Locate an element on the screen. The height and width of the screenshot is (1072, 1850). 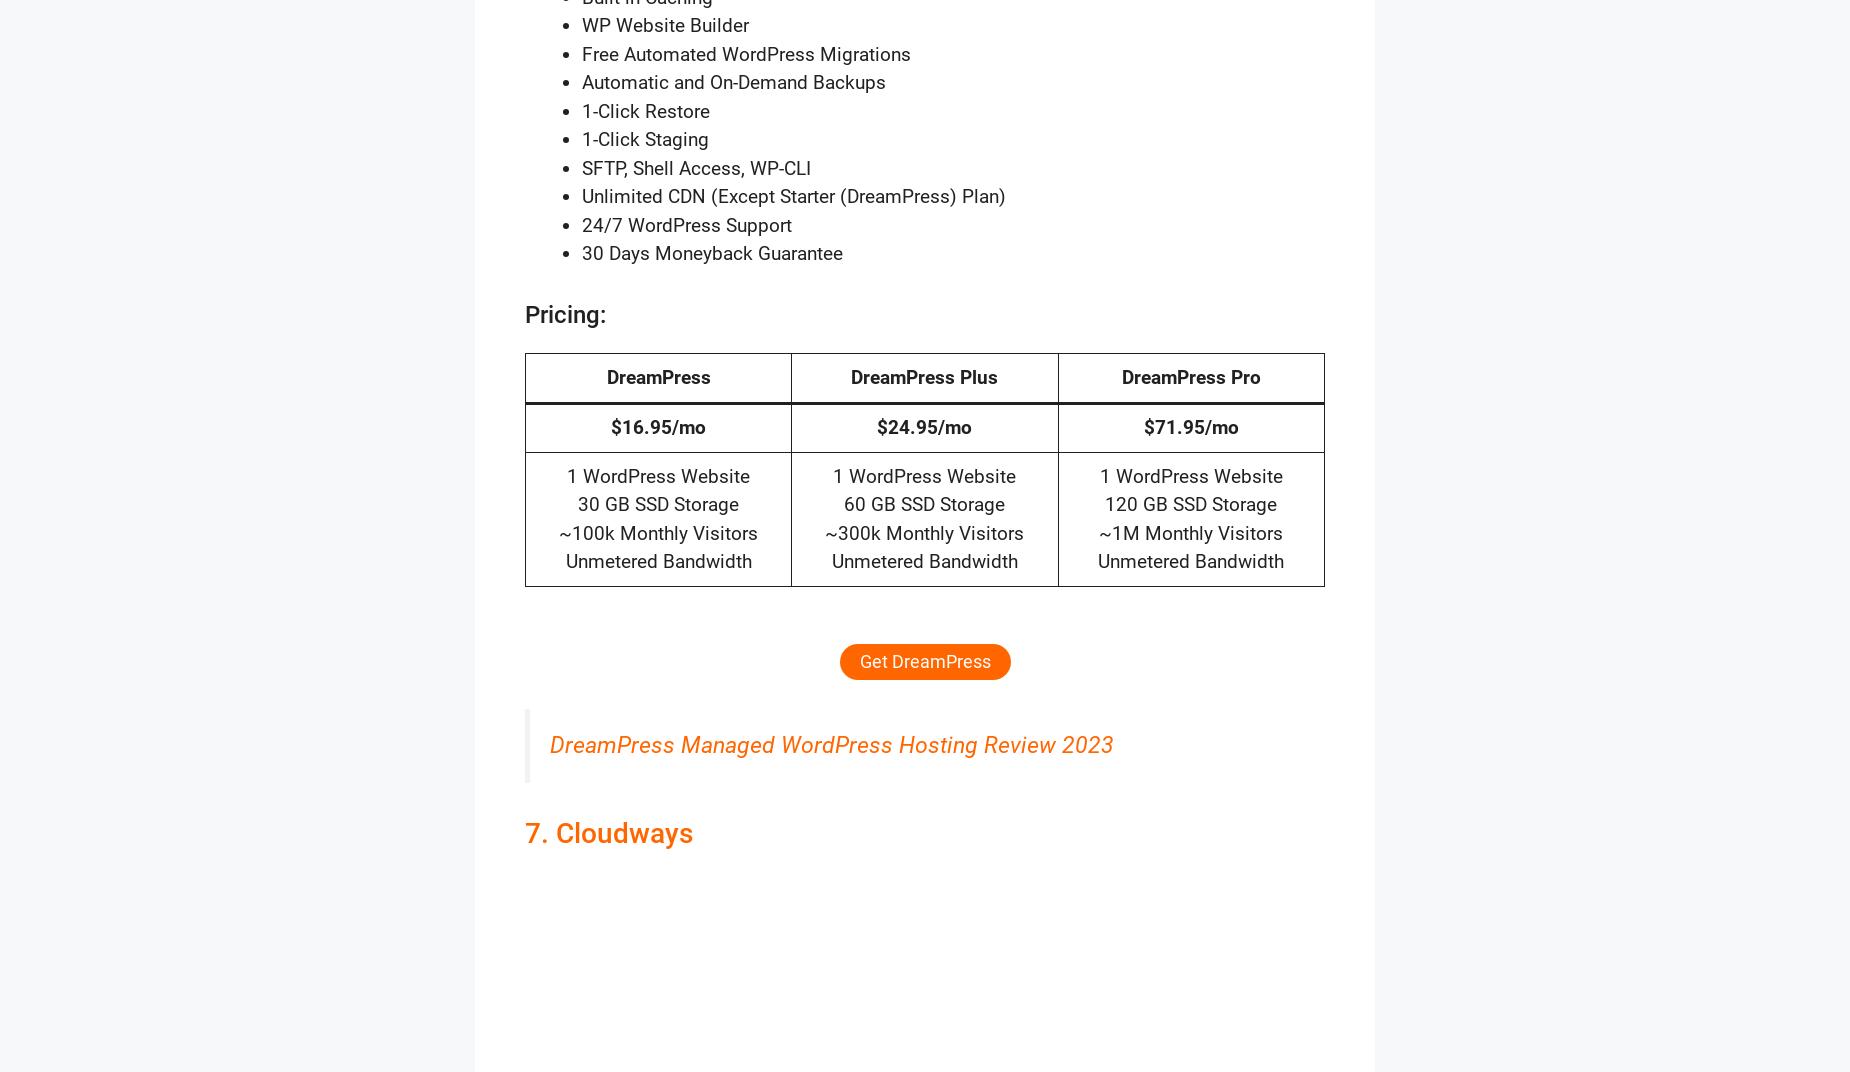
'1-Click Staging' is located at coordinates (645, 138).